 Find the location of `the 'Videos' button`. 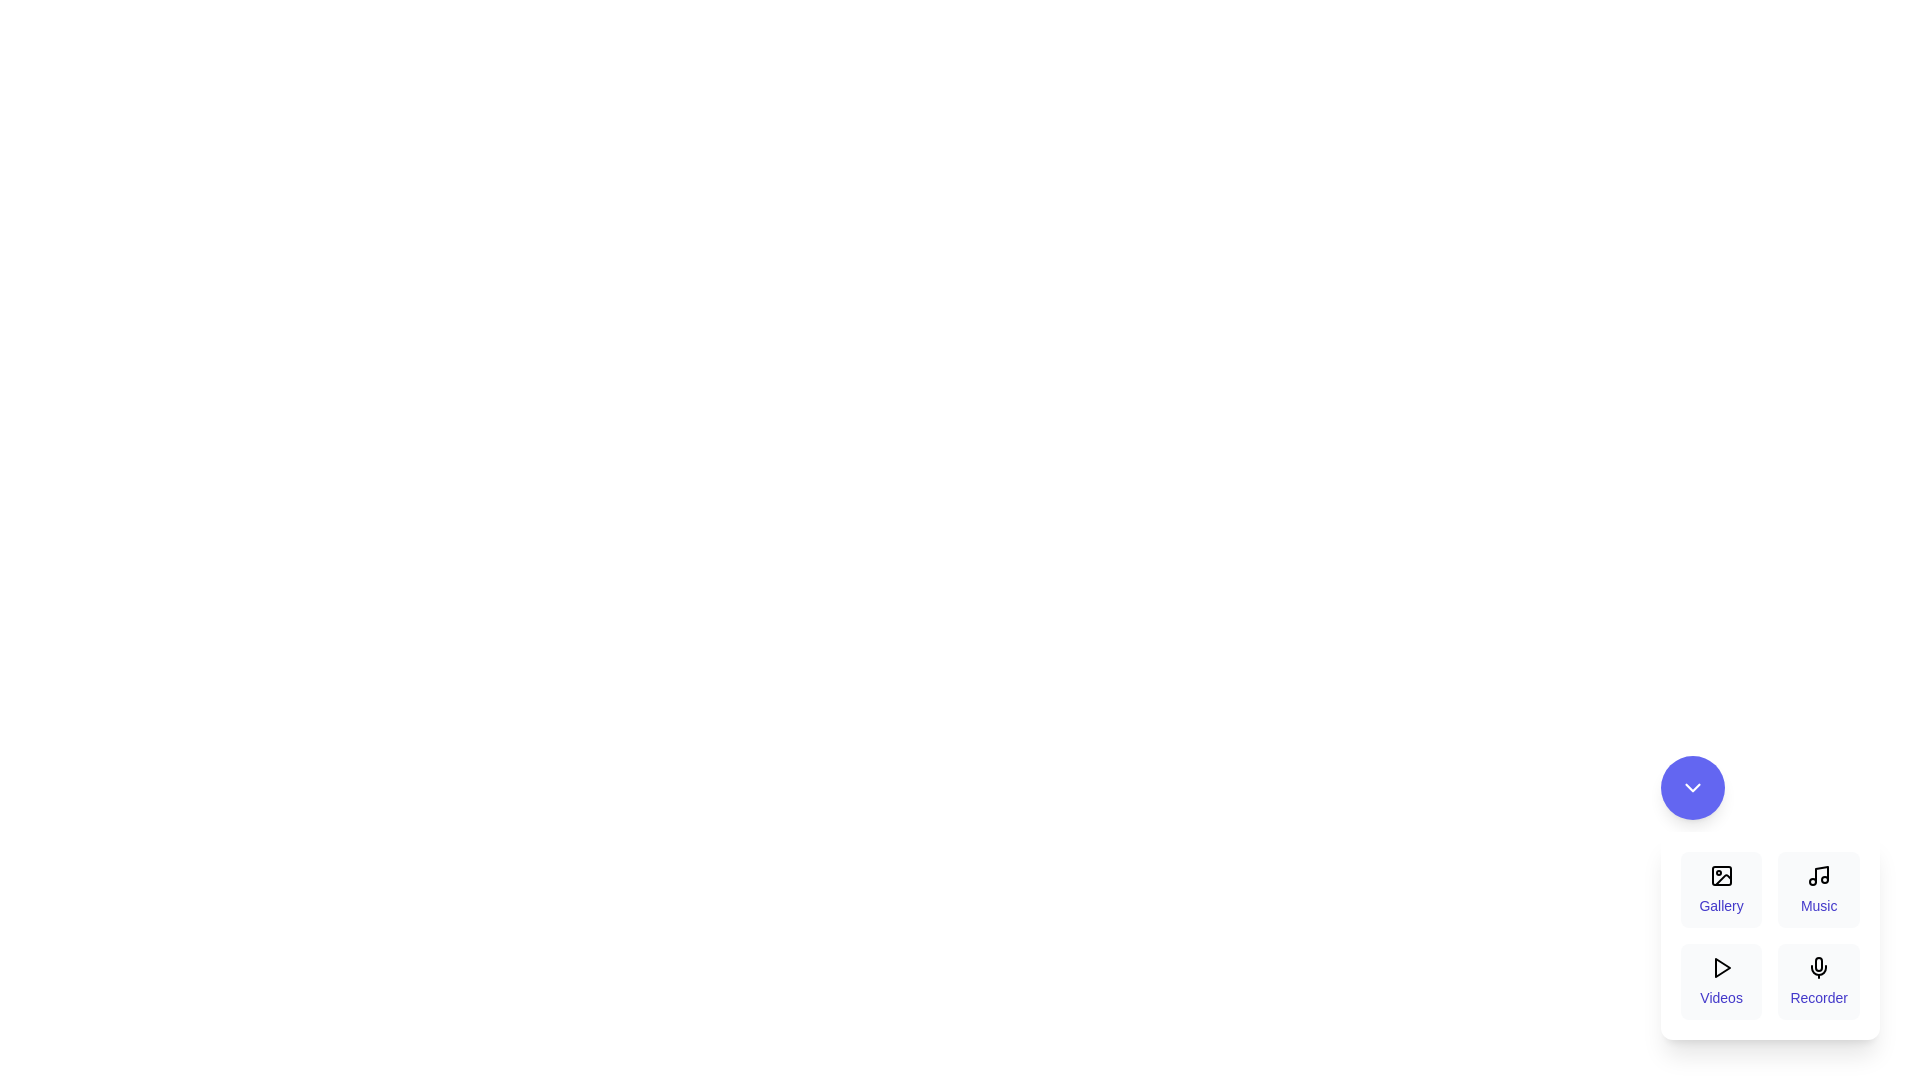

the 'Videos' button is located at coordinates (1720, 981).